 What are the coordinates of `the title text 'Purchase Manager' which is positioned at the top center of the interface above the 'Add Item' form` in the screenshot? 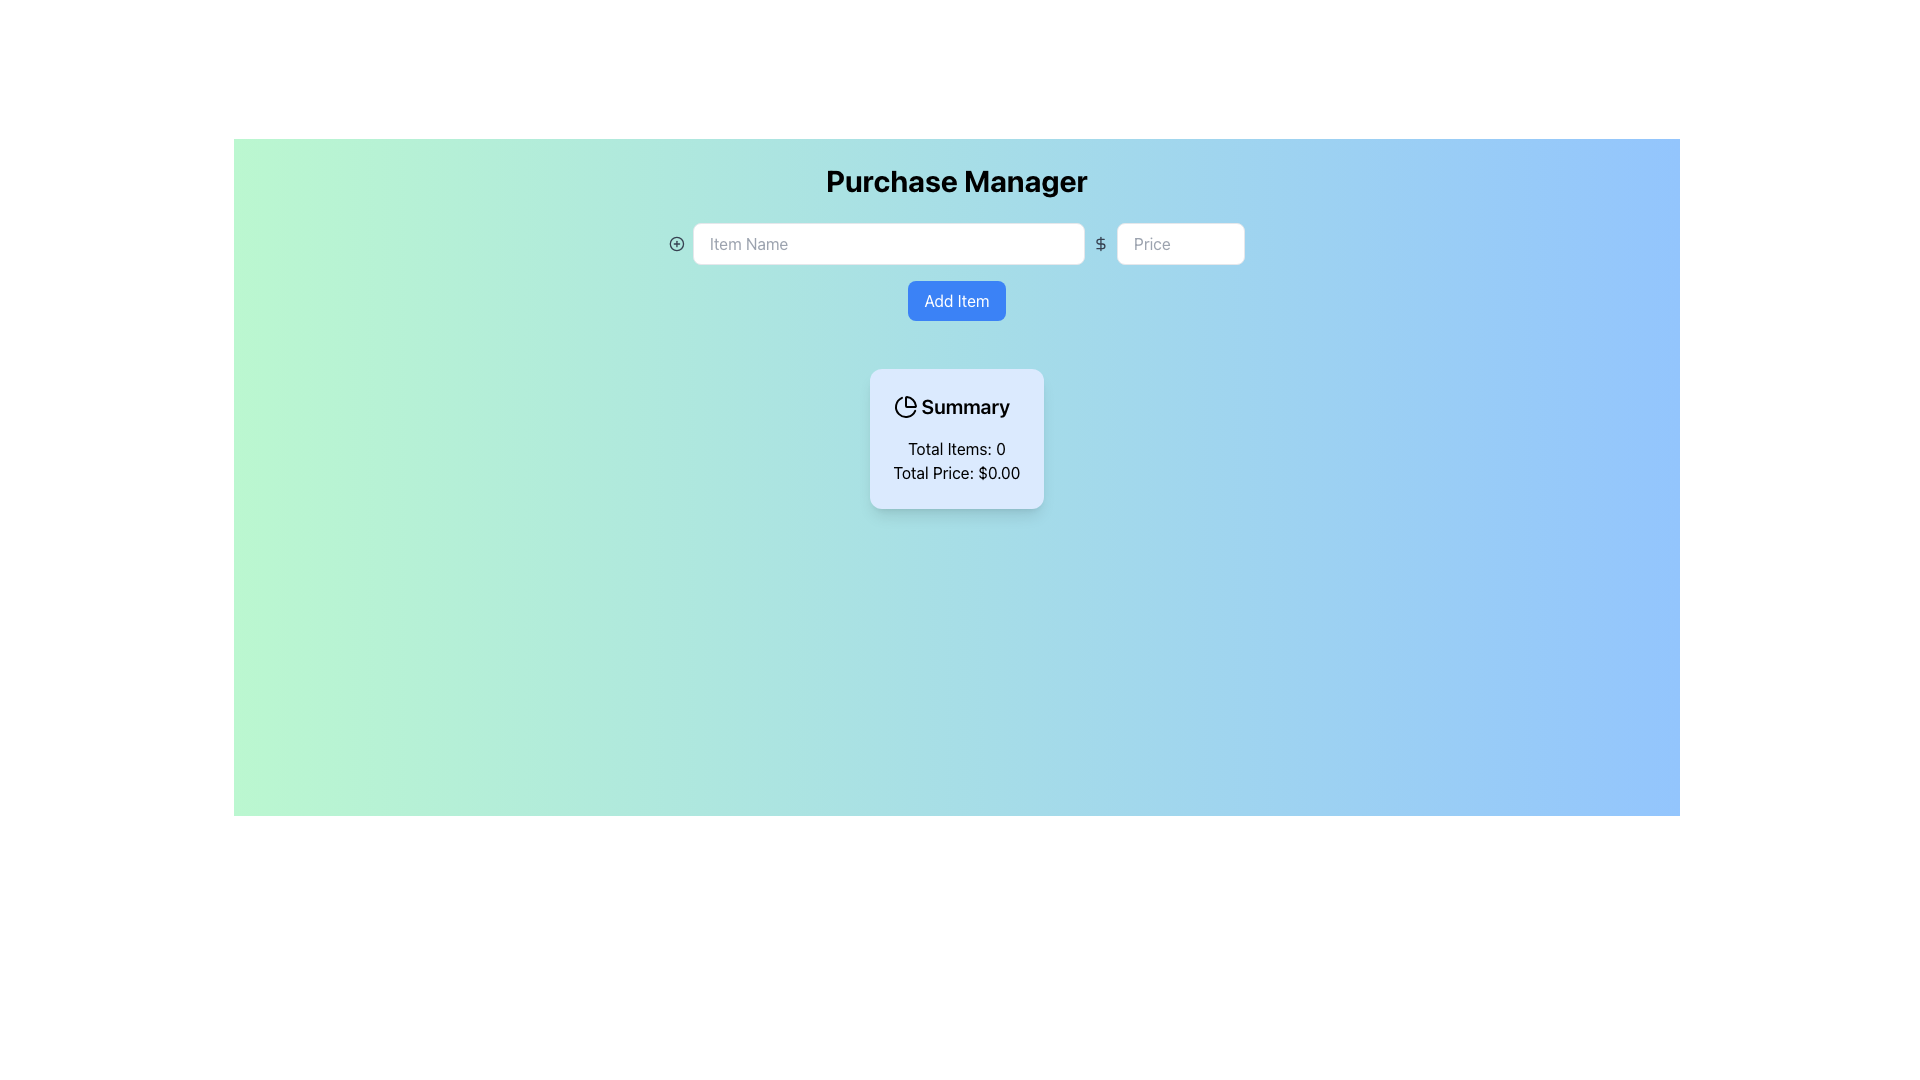 It's located at (955, 181).